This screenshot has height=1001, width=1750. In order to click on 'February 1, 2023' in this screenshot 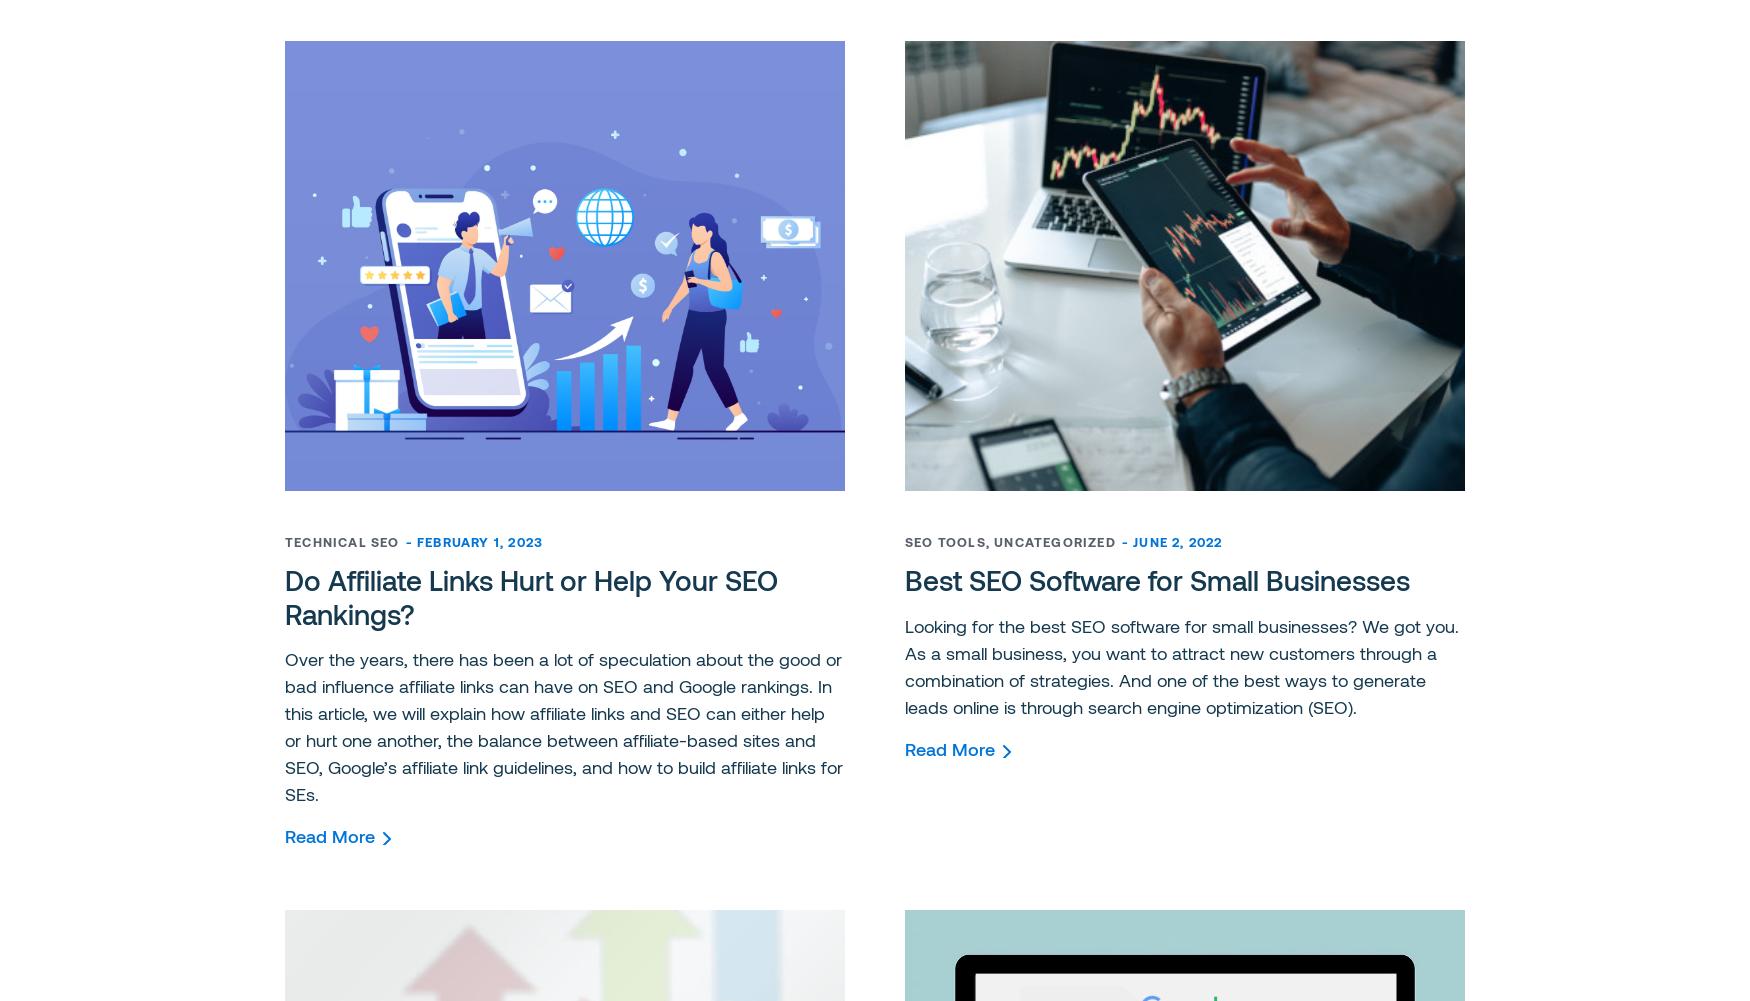, I will do `click(416, 541)`.